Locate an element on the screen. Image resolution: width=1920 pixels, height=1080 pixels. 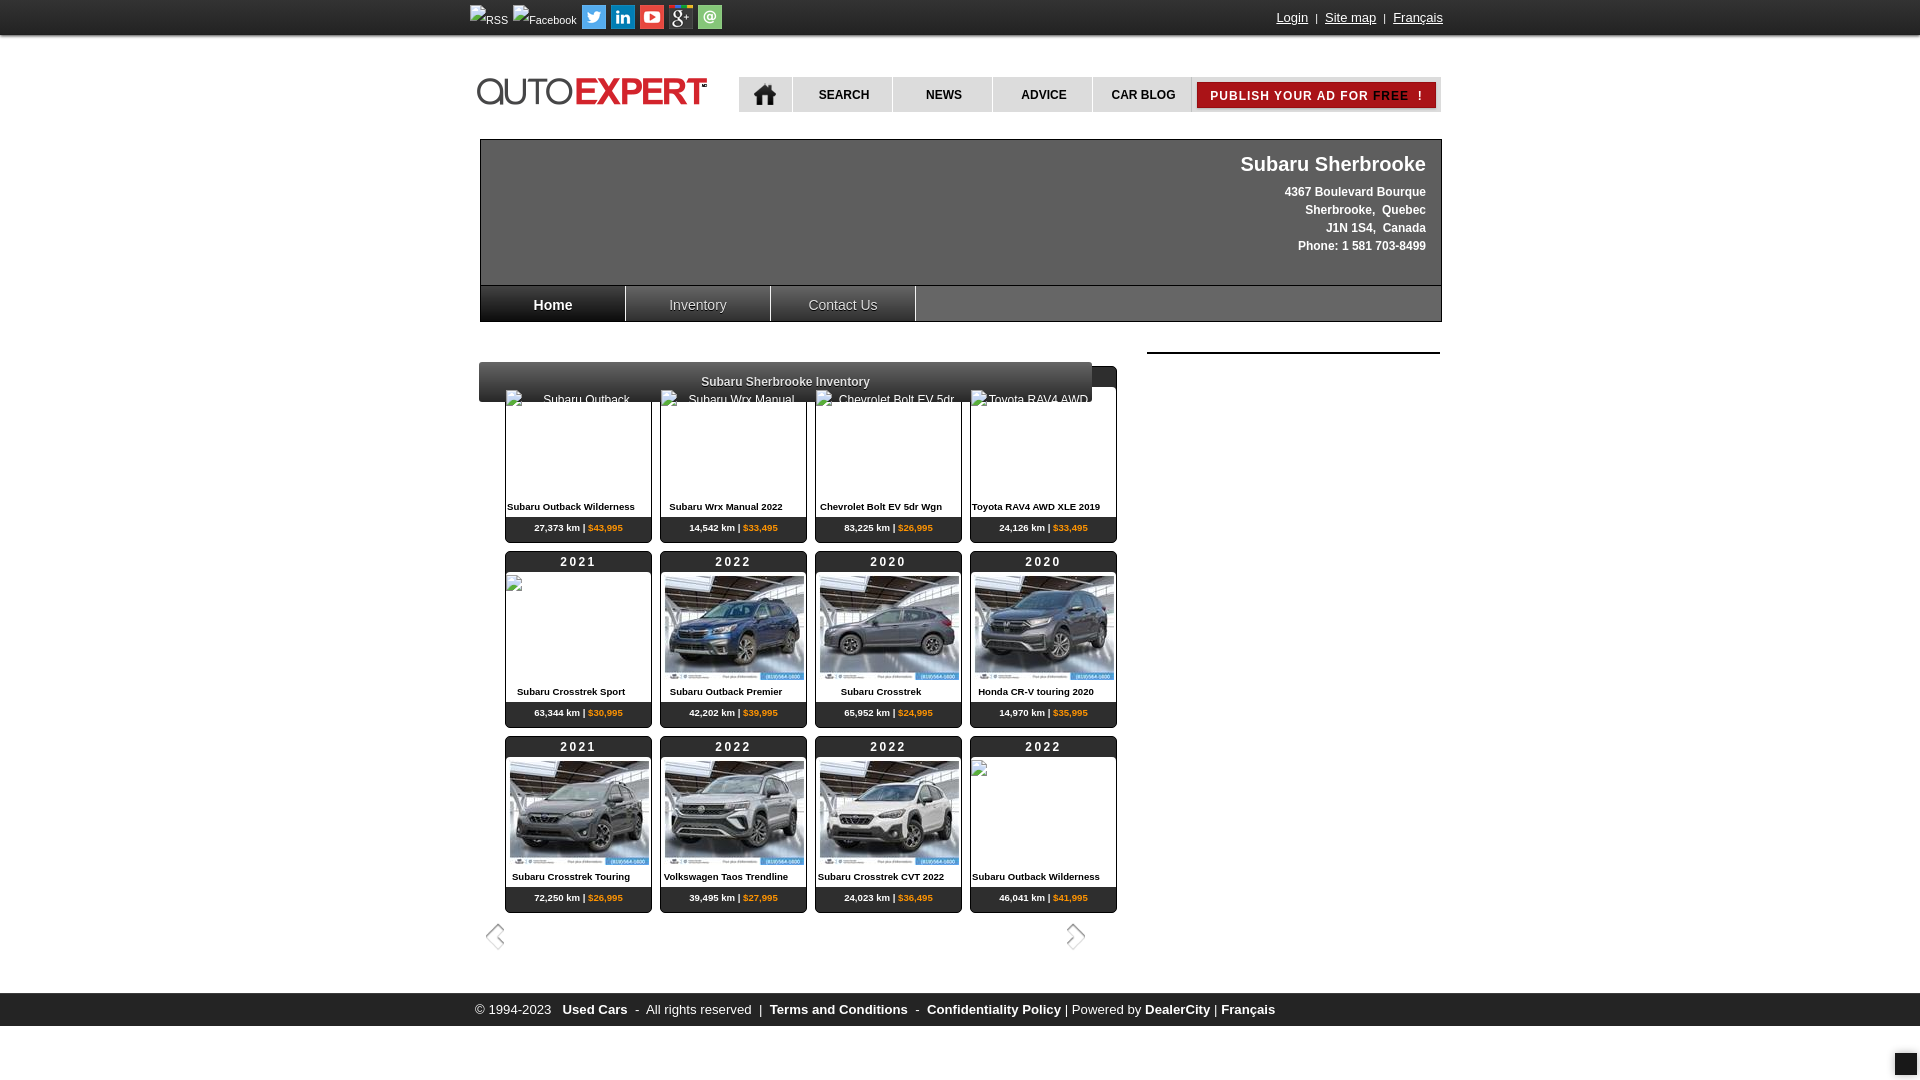
'Terms and Conditions' is located at coordinates (839, 1009).